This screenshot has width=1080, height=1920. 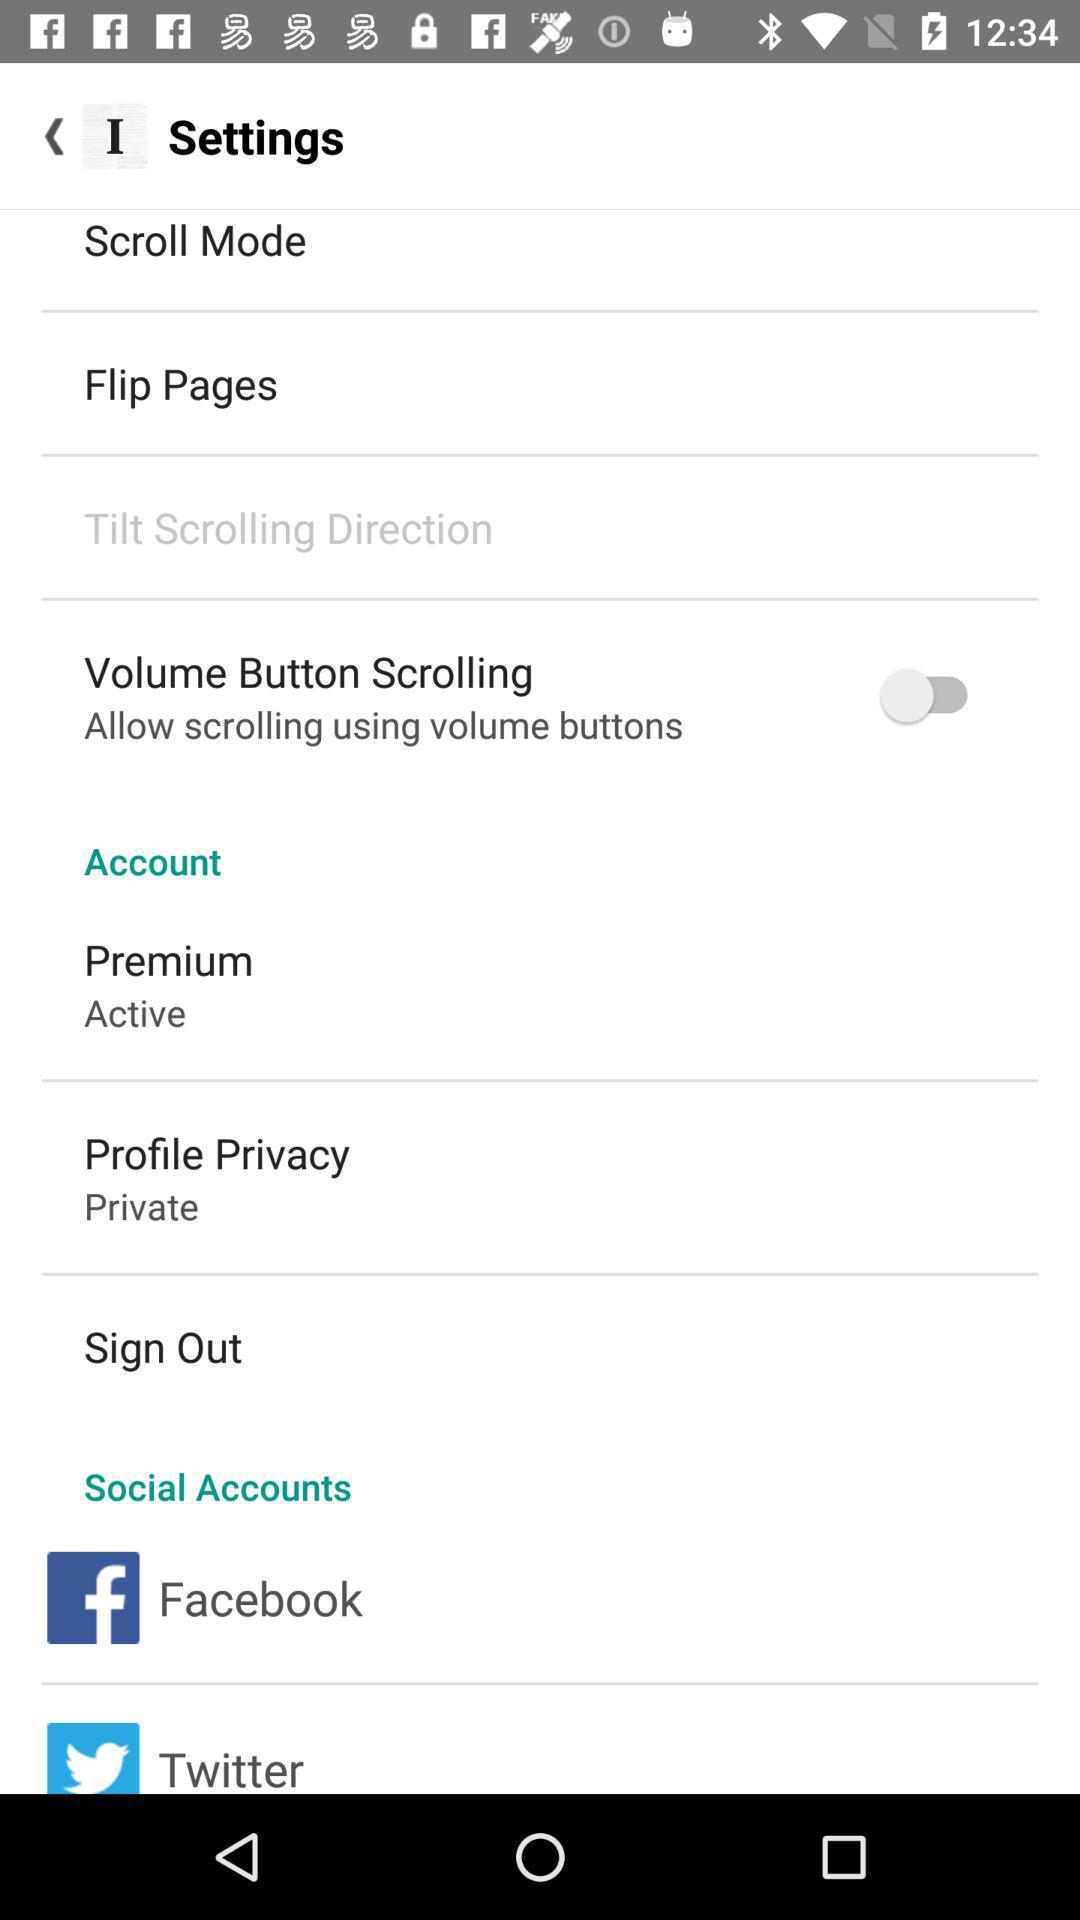 I want to click on the icon above flip pages item, so click(x=195, y=239).